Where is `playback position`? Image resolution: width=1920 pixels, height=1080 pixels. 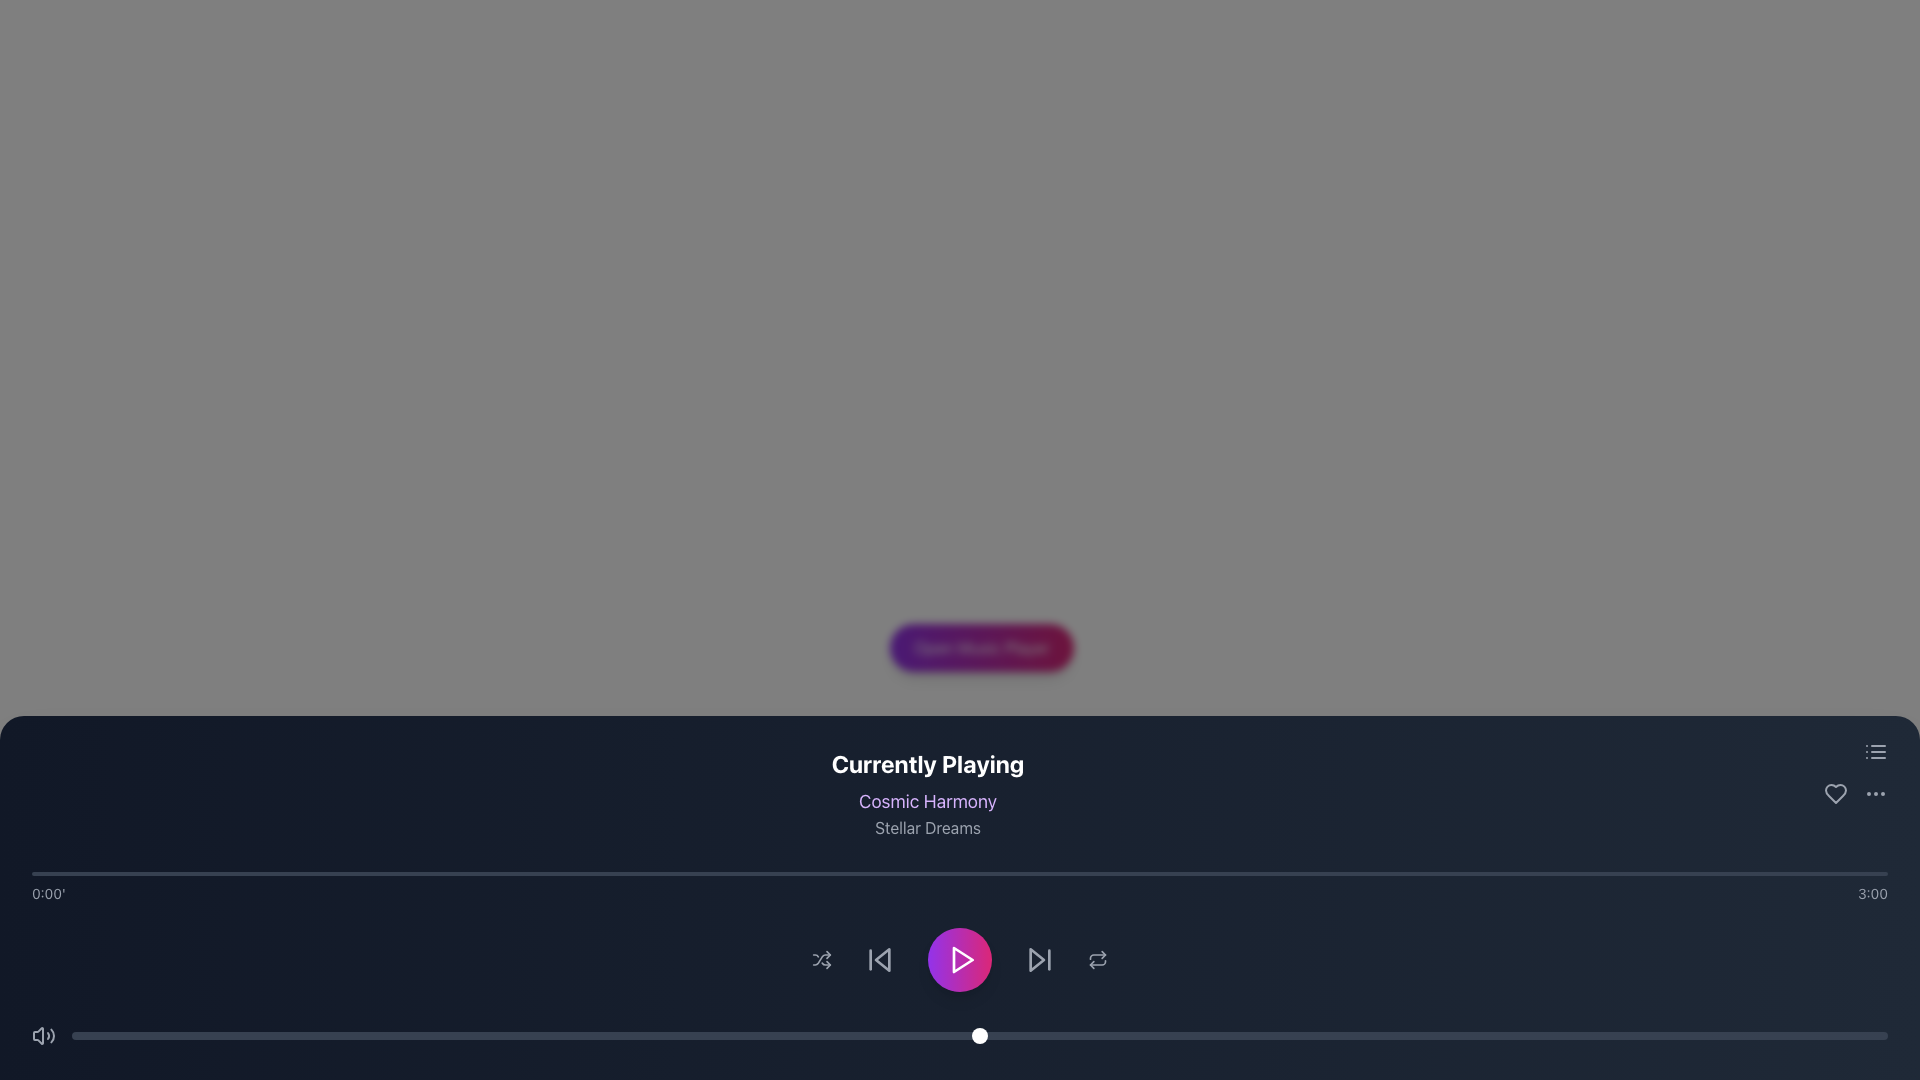 playback position is located at coordinates (867, 873).